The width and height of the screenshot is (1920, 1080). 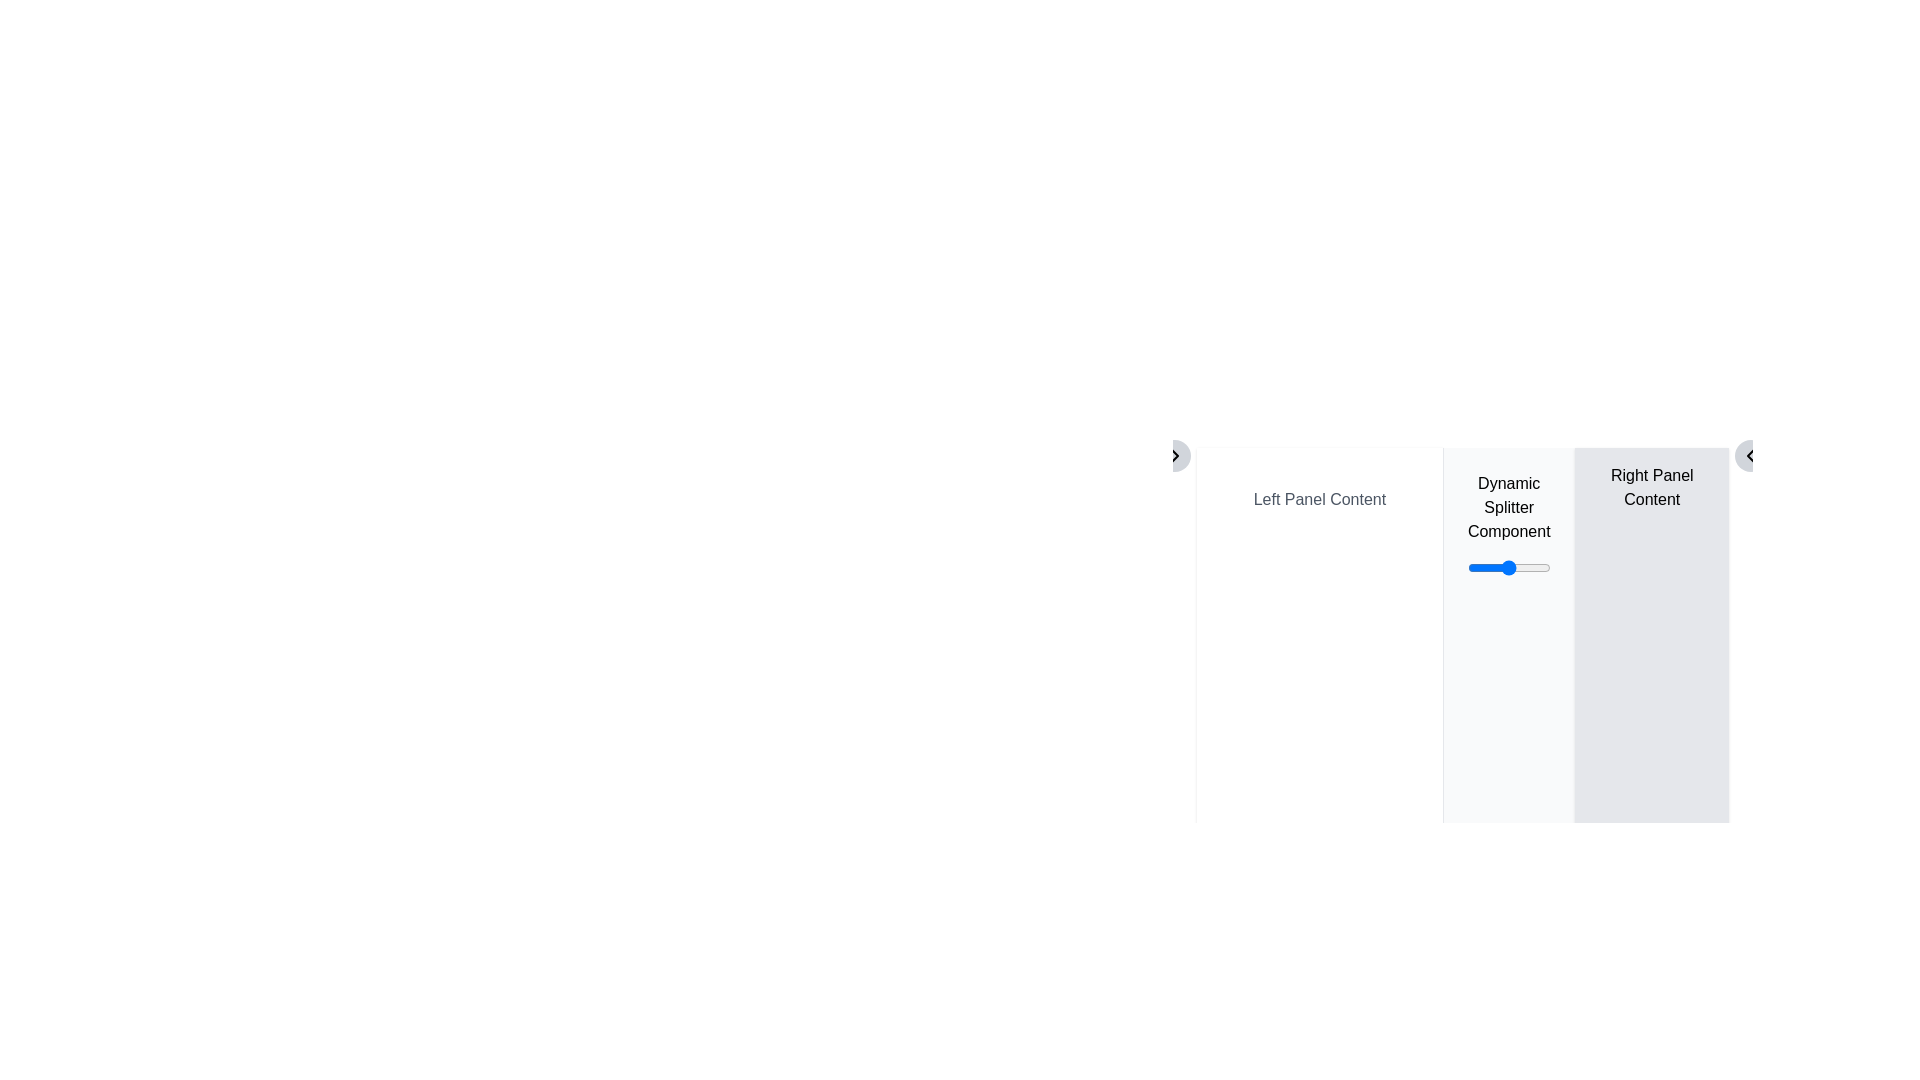 What do you see at coordinates (1750, 455) in the screenshot?
I see `the circular button with a gray background and a left-pointing chevron icon located at the top right corner of the left panel for keyboard navigation` at bounding box center [1750, 455].